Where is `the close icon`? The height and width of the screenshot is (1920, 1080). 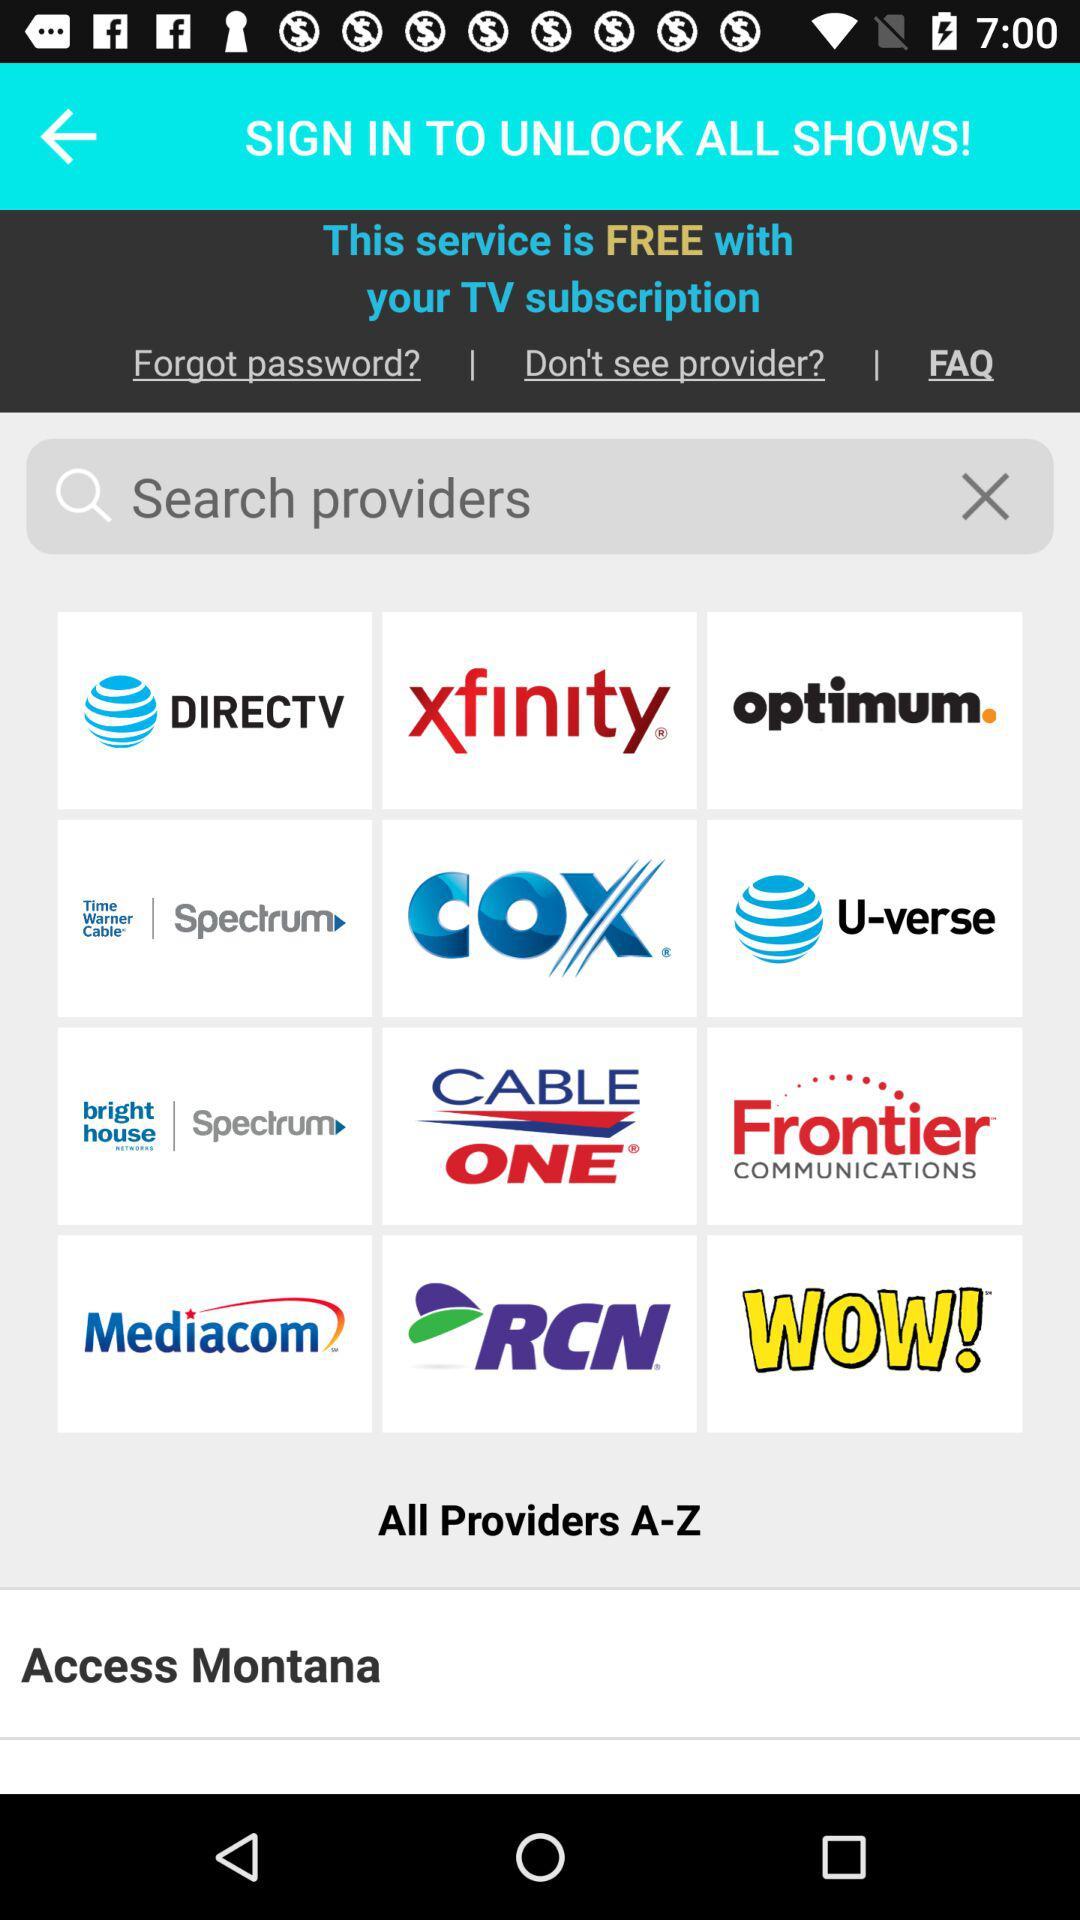 the close icon is located at coordinates (998, 496).